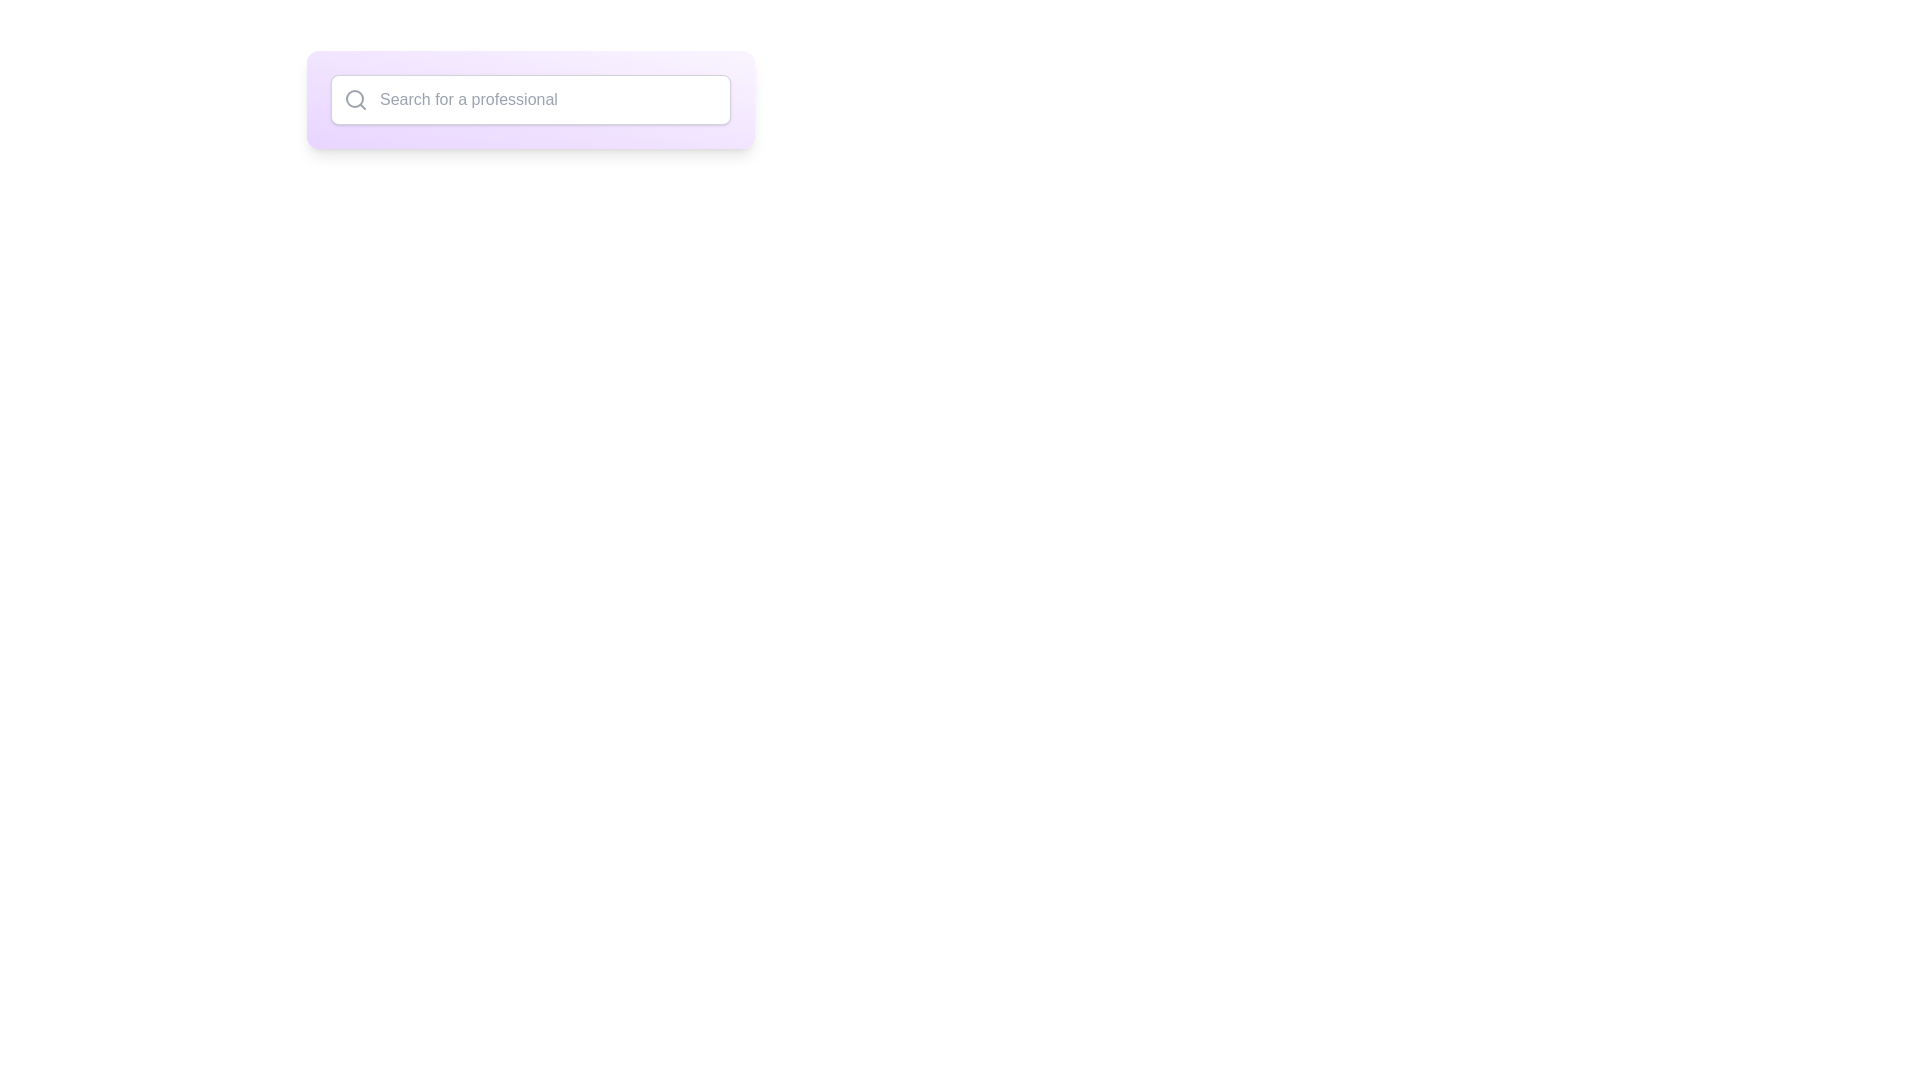 This screenshot has height=1080, width=1920. Describe the element at coordinates (355, 99) in the screenshot. I see `the inner circular part of the graphical search icon, which is positioned near the top-left of the page layout` at that location.